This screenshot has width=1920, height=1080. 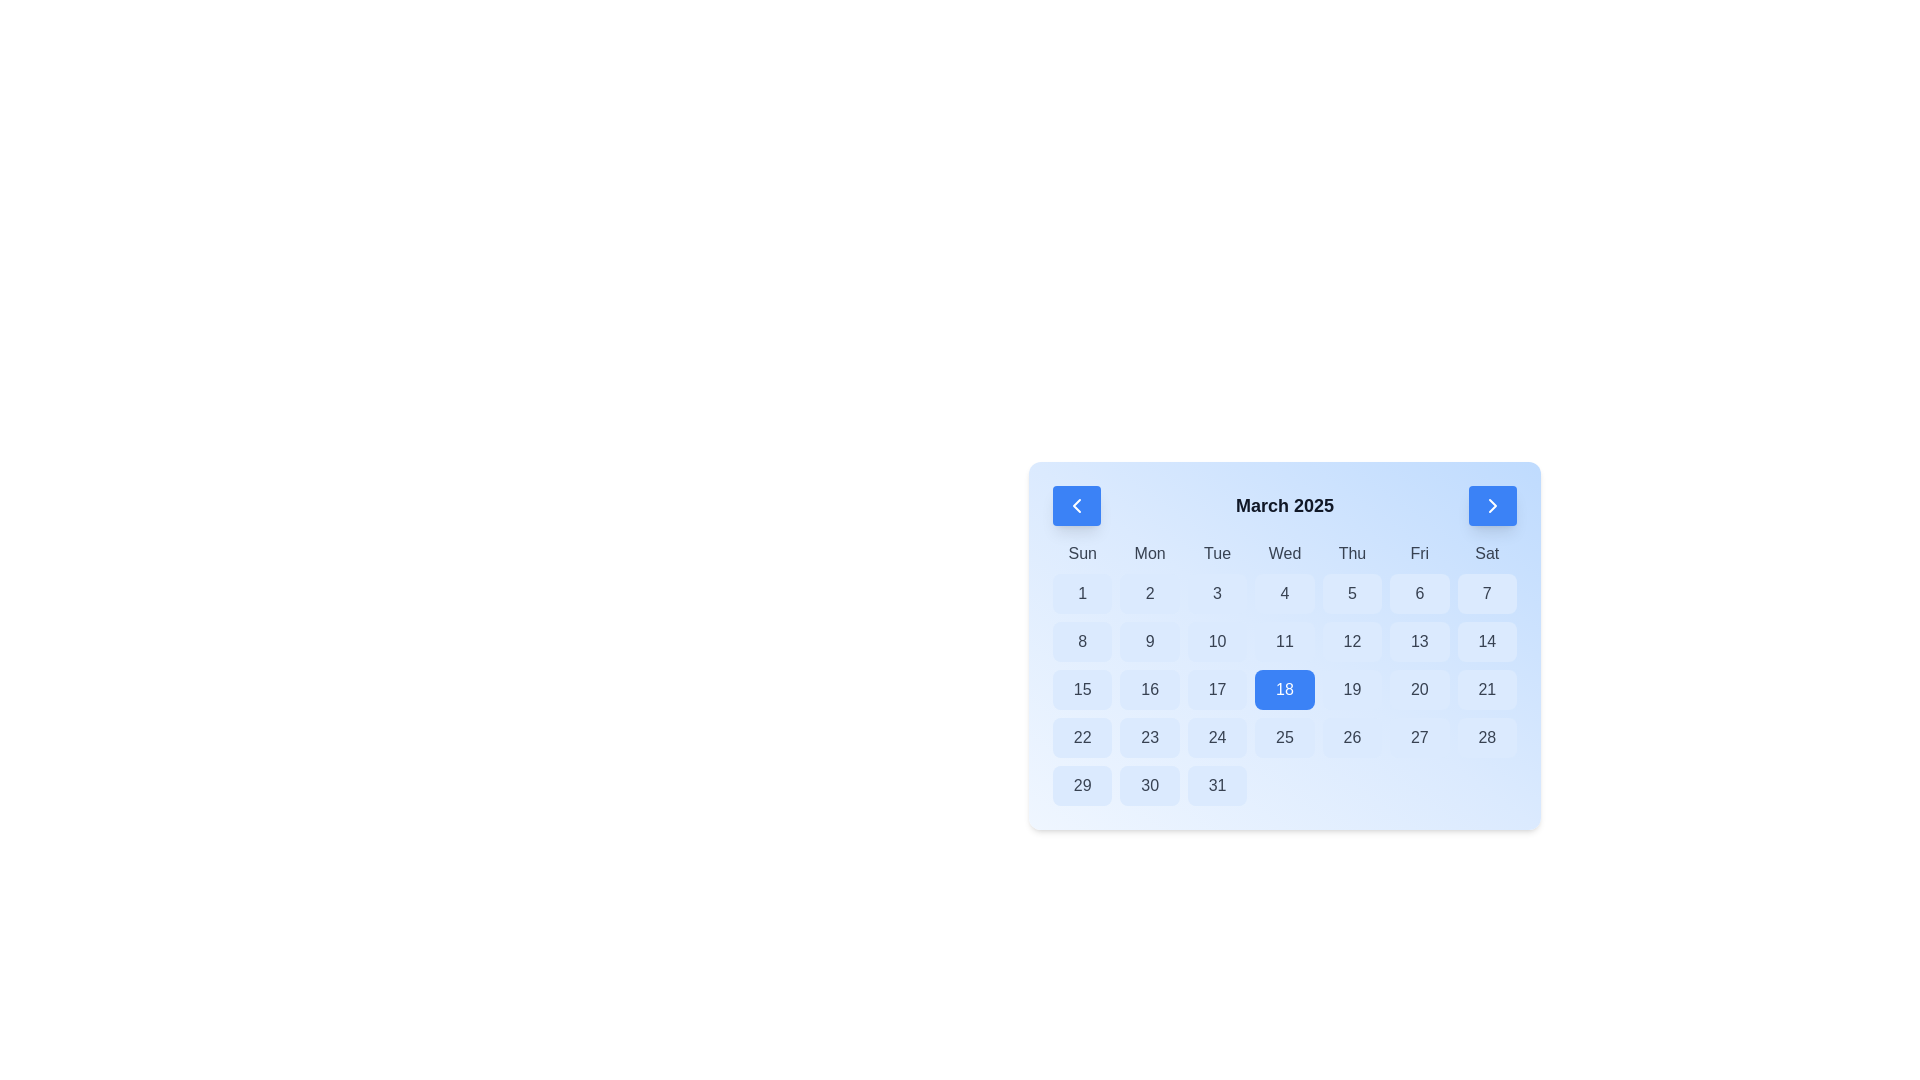 What do you see at coordinates (1150, 593) in the screenshot?
I see `the rounded rectangular button displaying the number '2' with a light blue background` at bounding box center [1150, 593].